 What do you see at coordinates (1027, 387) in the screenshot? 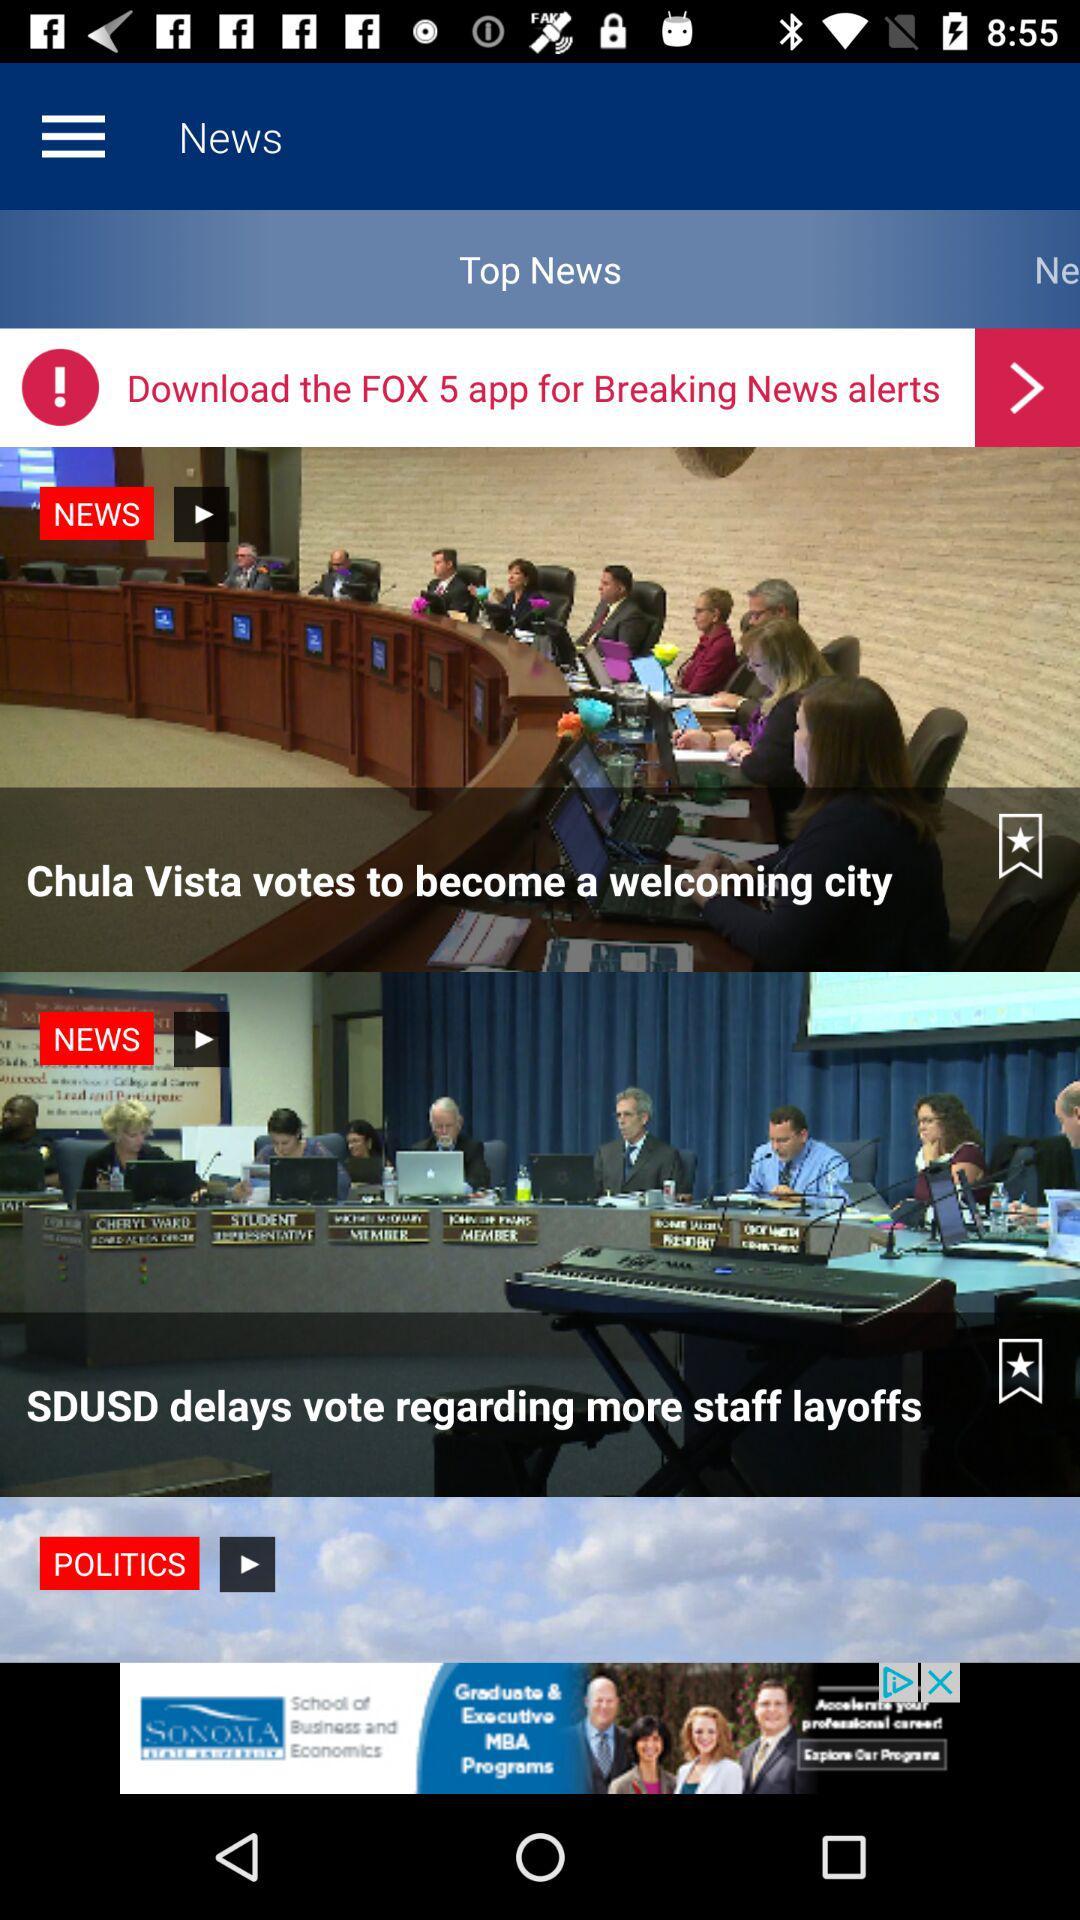
I see `the icon which is at the top right corner` at bounding box center [1027, 387].